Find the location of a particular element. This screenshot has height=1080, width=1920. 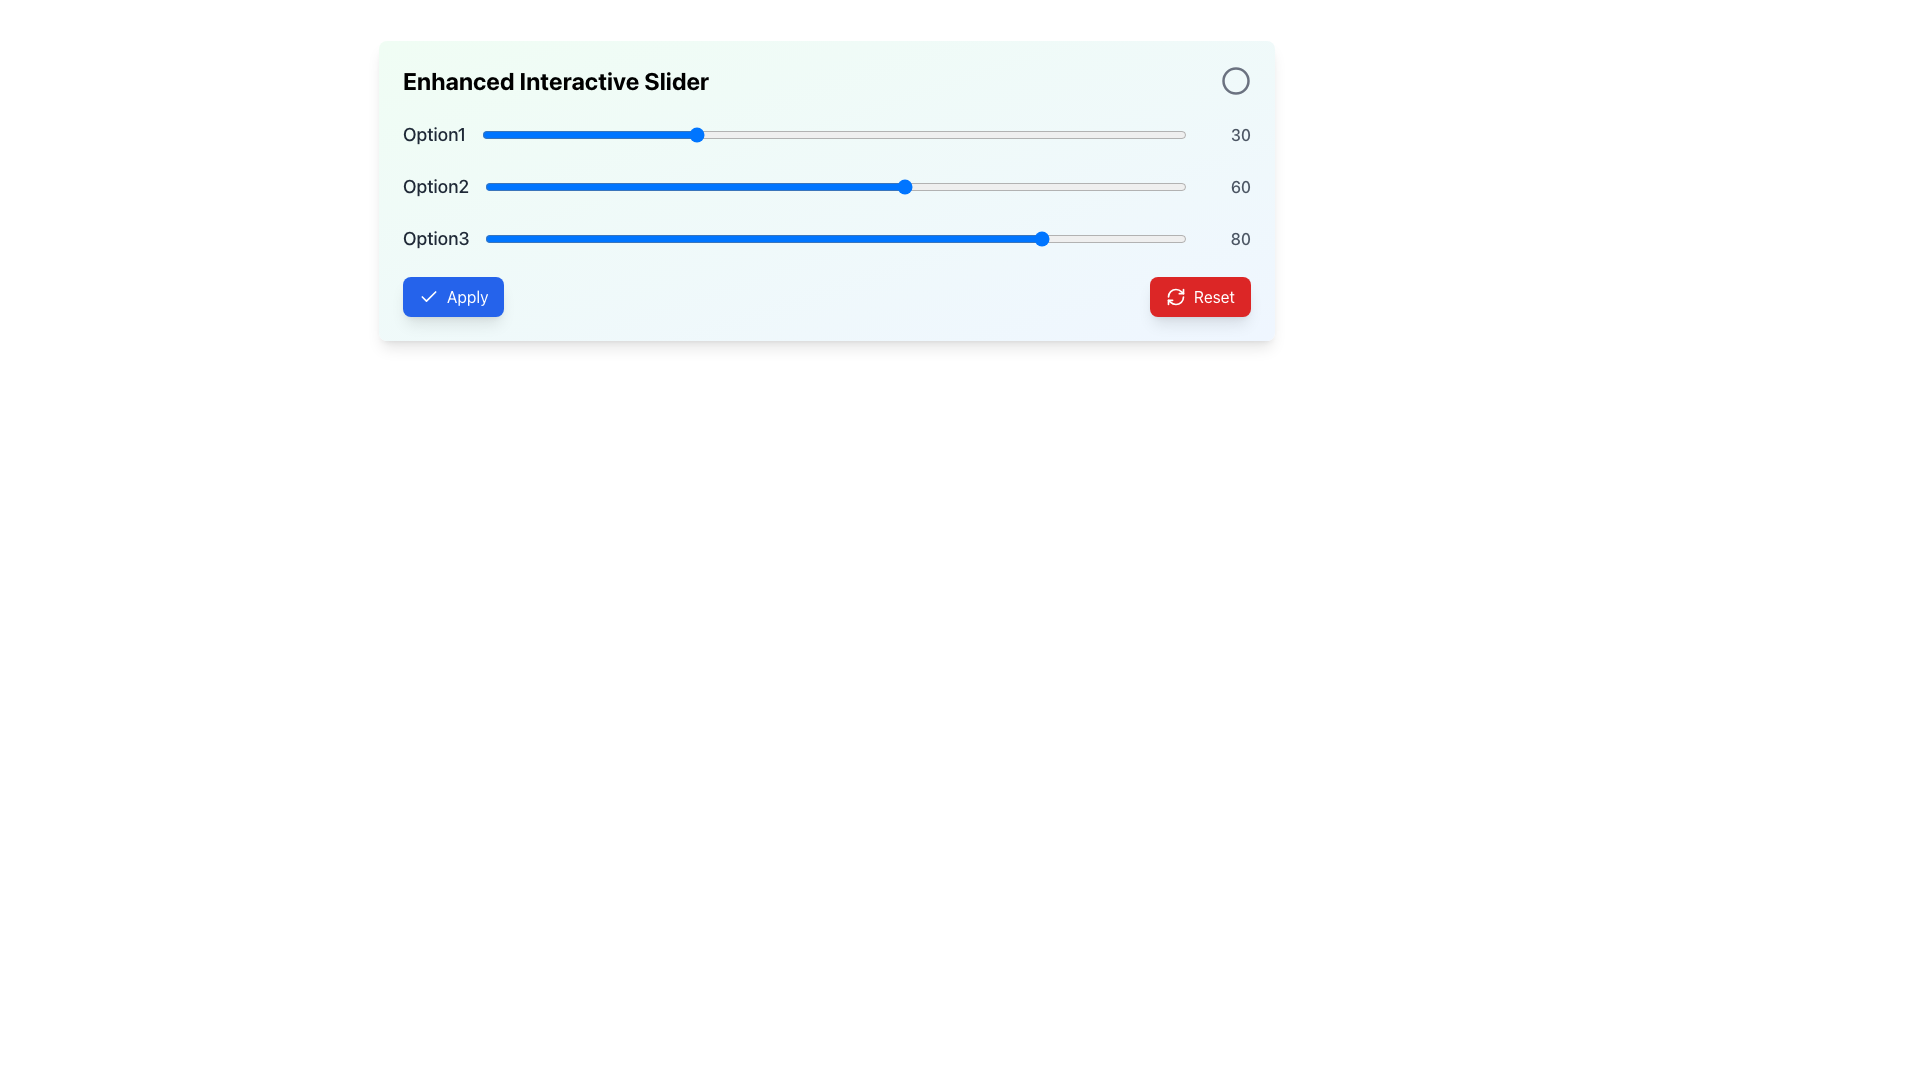

the slider is located at coordinates (582, 238).